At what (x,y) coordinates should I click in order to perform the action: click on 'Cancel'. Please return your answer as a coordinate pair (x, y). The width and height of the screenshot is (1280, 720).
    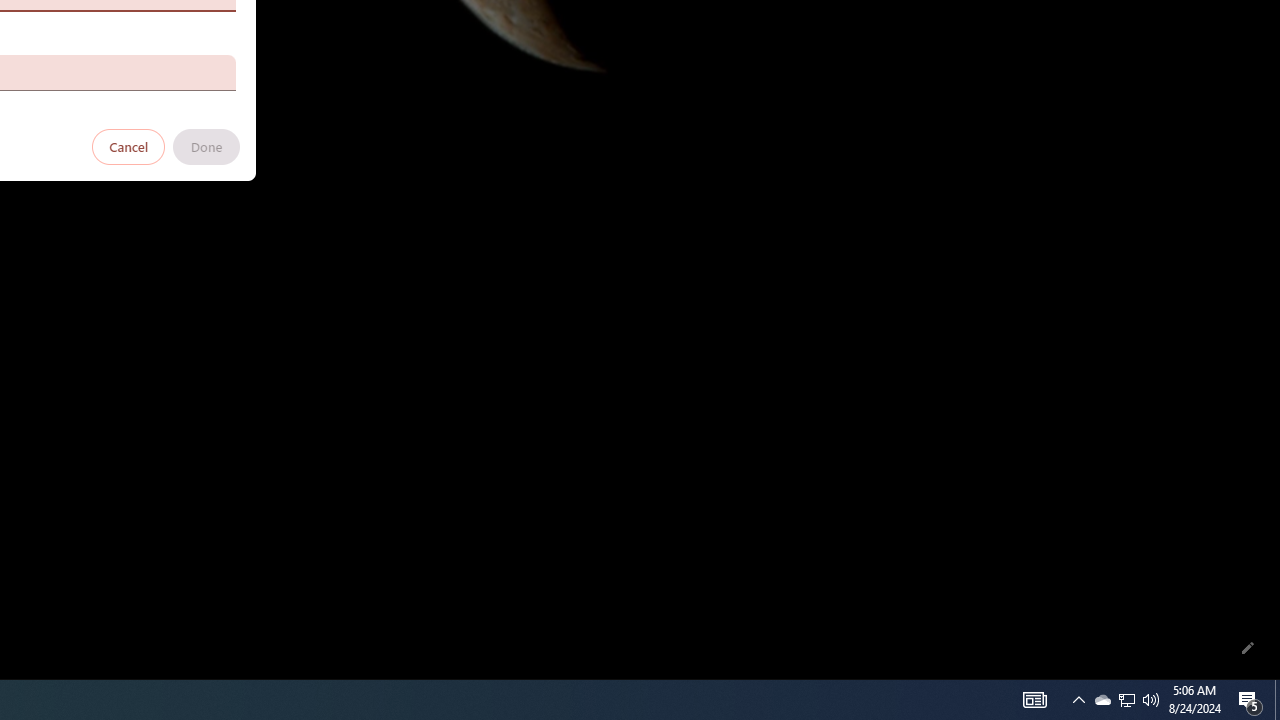
    Looking at the image, I should click on (128, 145).